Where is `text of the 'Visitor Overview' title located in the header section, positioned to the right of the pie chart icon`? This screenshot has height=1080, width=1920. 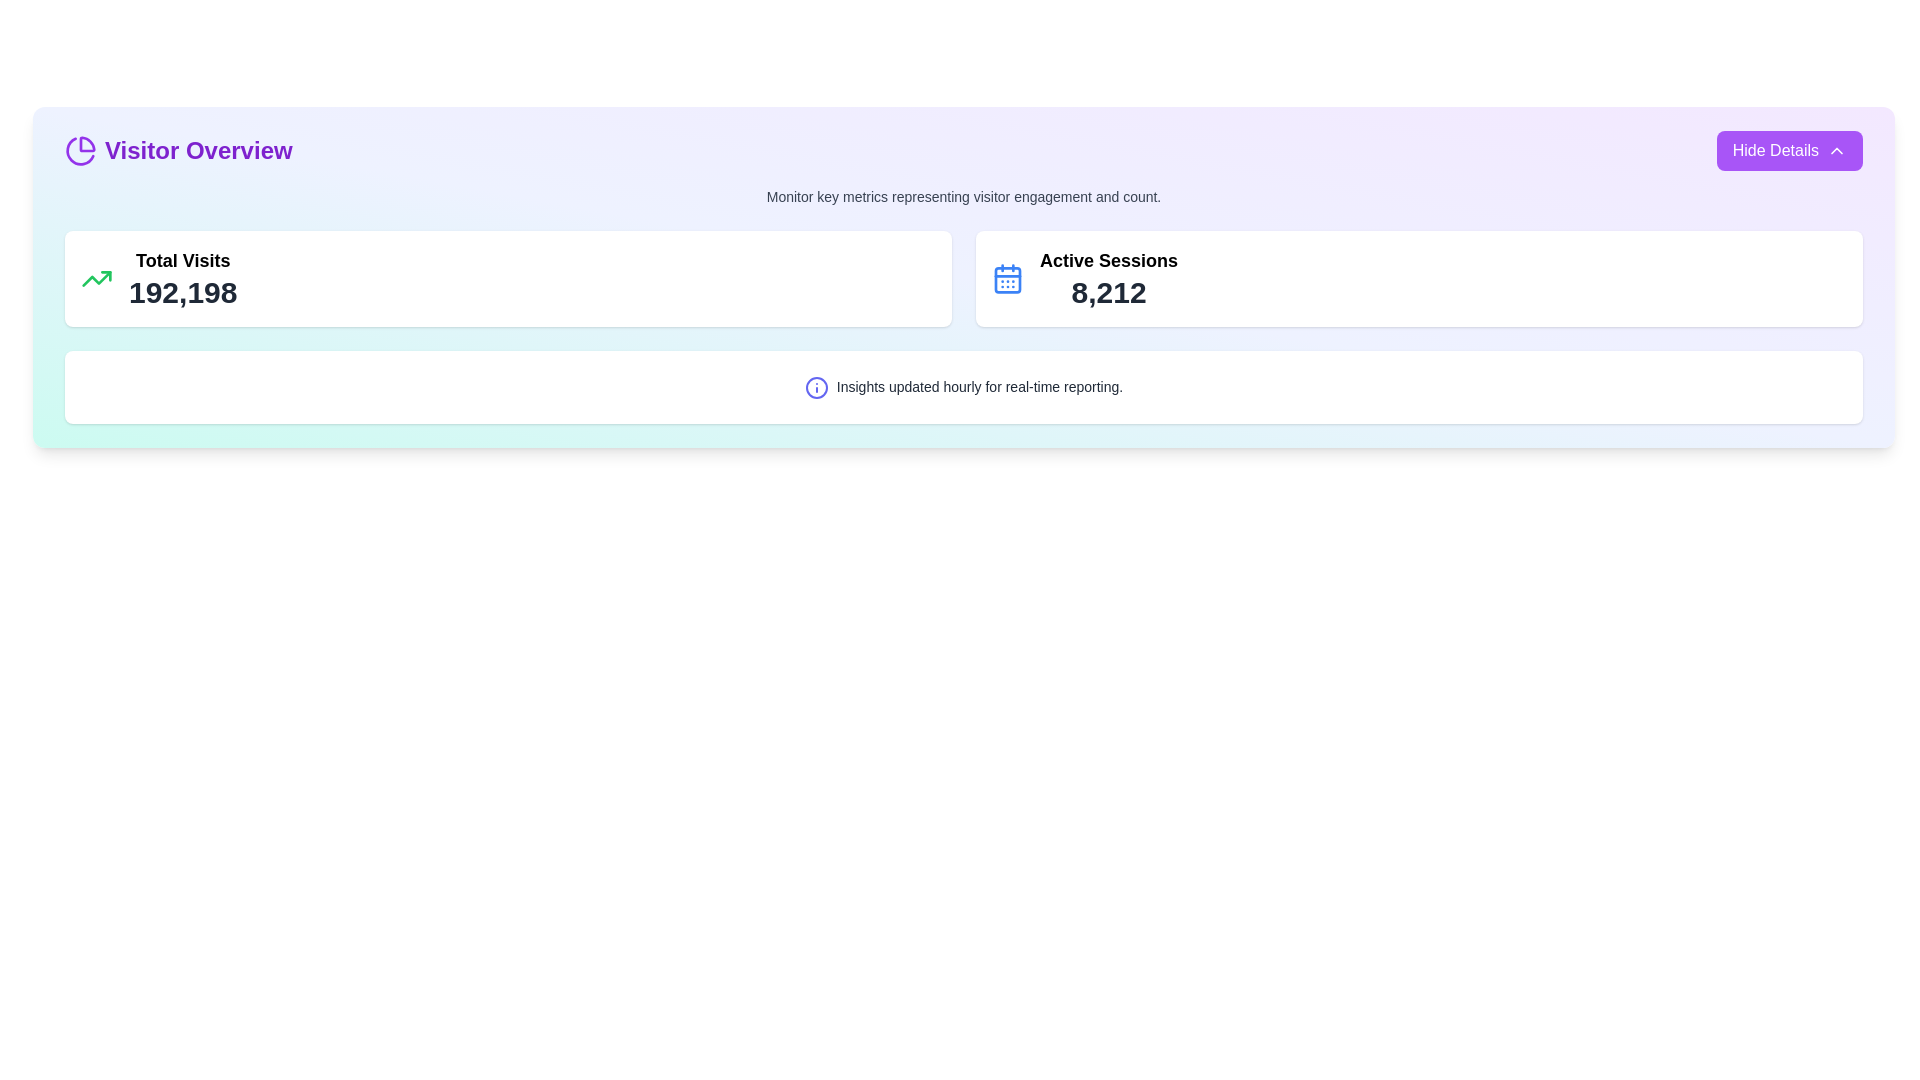
text of the 'Visitor Overview' title located in the header section, positioned to the right of the pie chart icon is located at coordinates (198, 149).